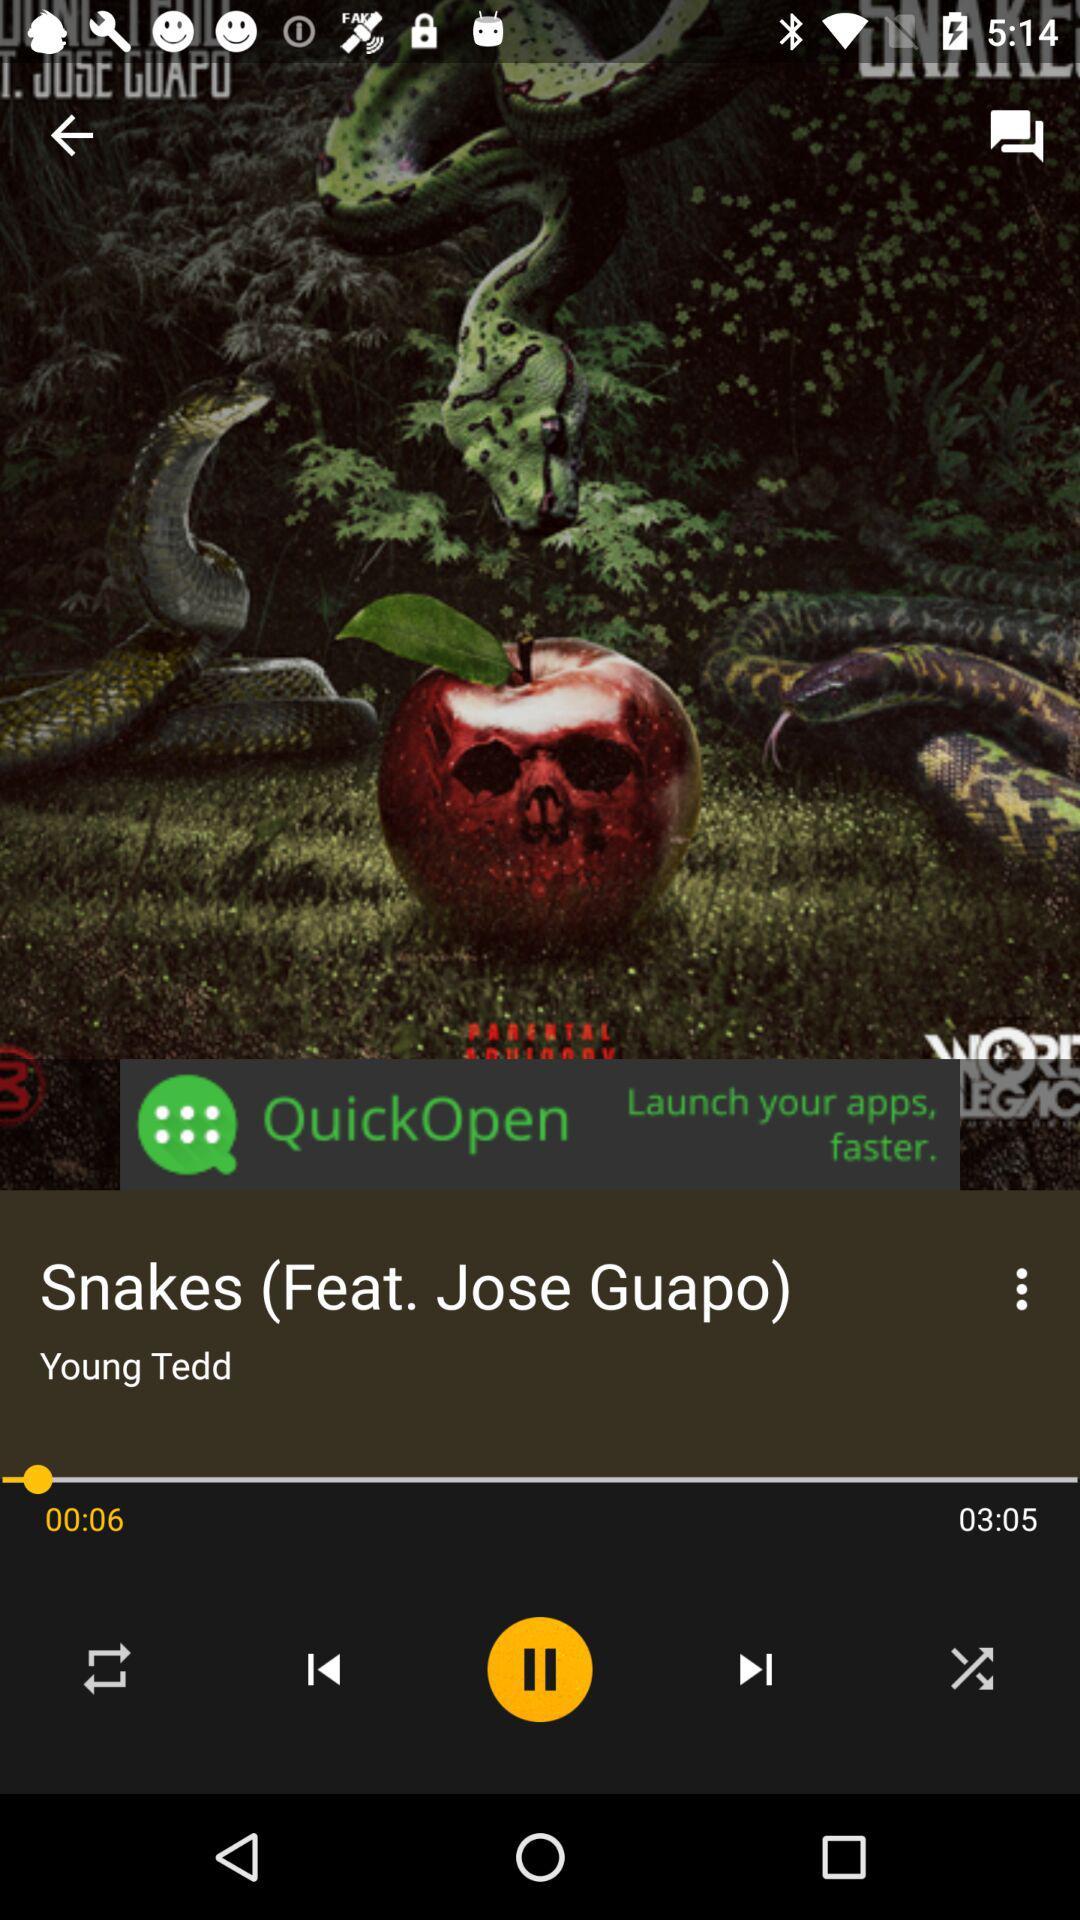 The width and height of the screenshot is (1080, 1920). Describe the element at coordinates (135, 1363) in the screenshot. I see `the text which is immediately below snakes feat jose guapo` at that location.